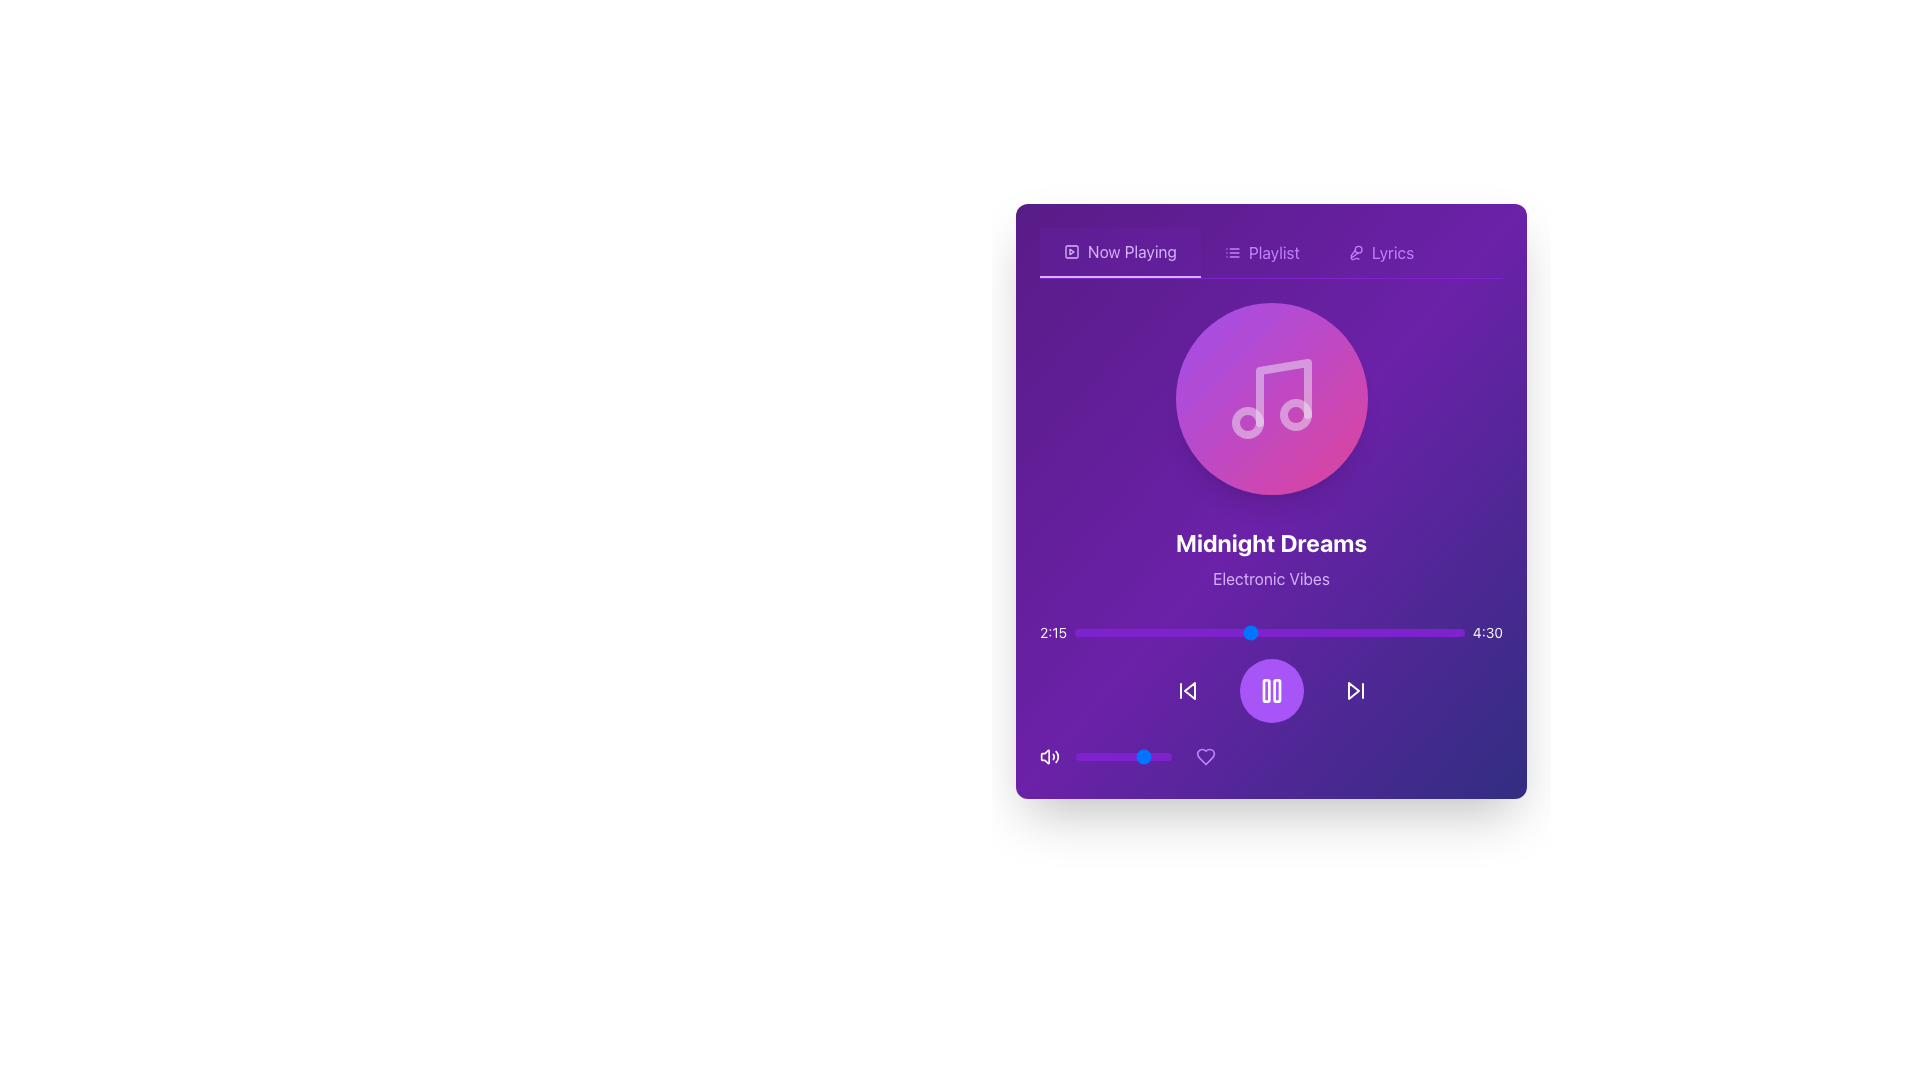 The width and height of the screenshot is (1920, 1080). I want to click on progress, so click(1218, 632).